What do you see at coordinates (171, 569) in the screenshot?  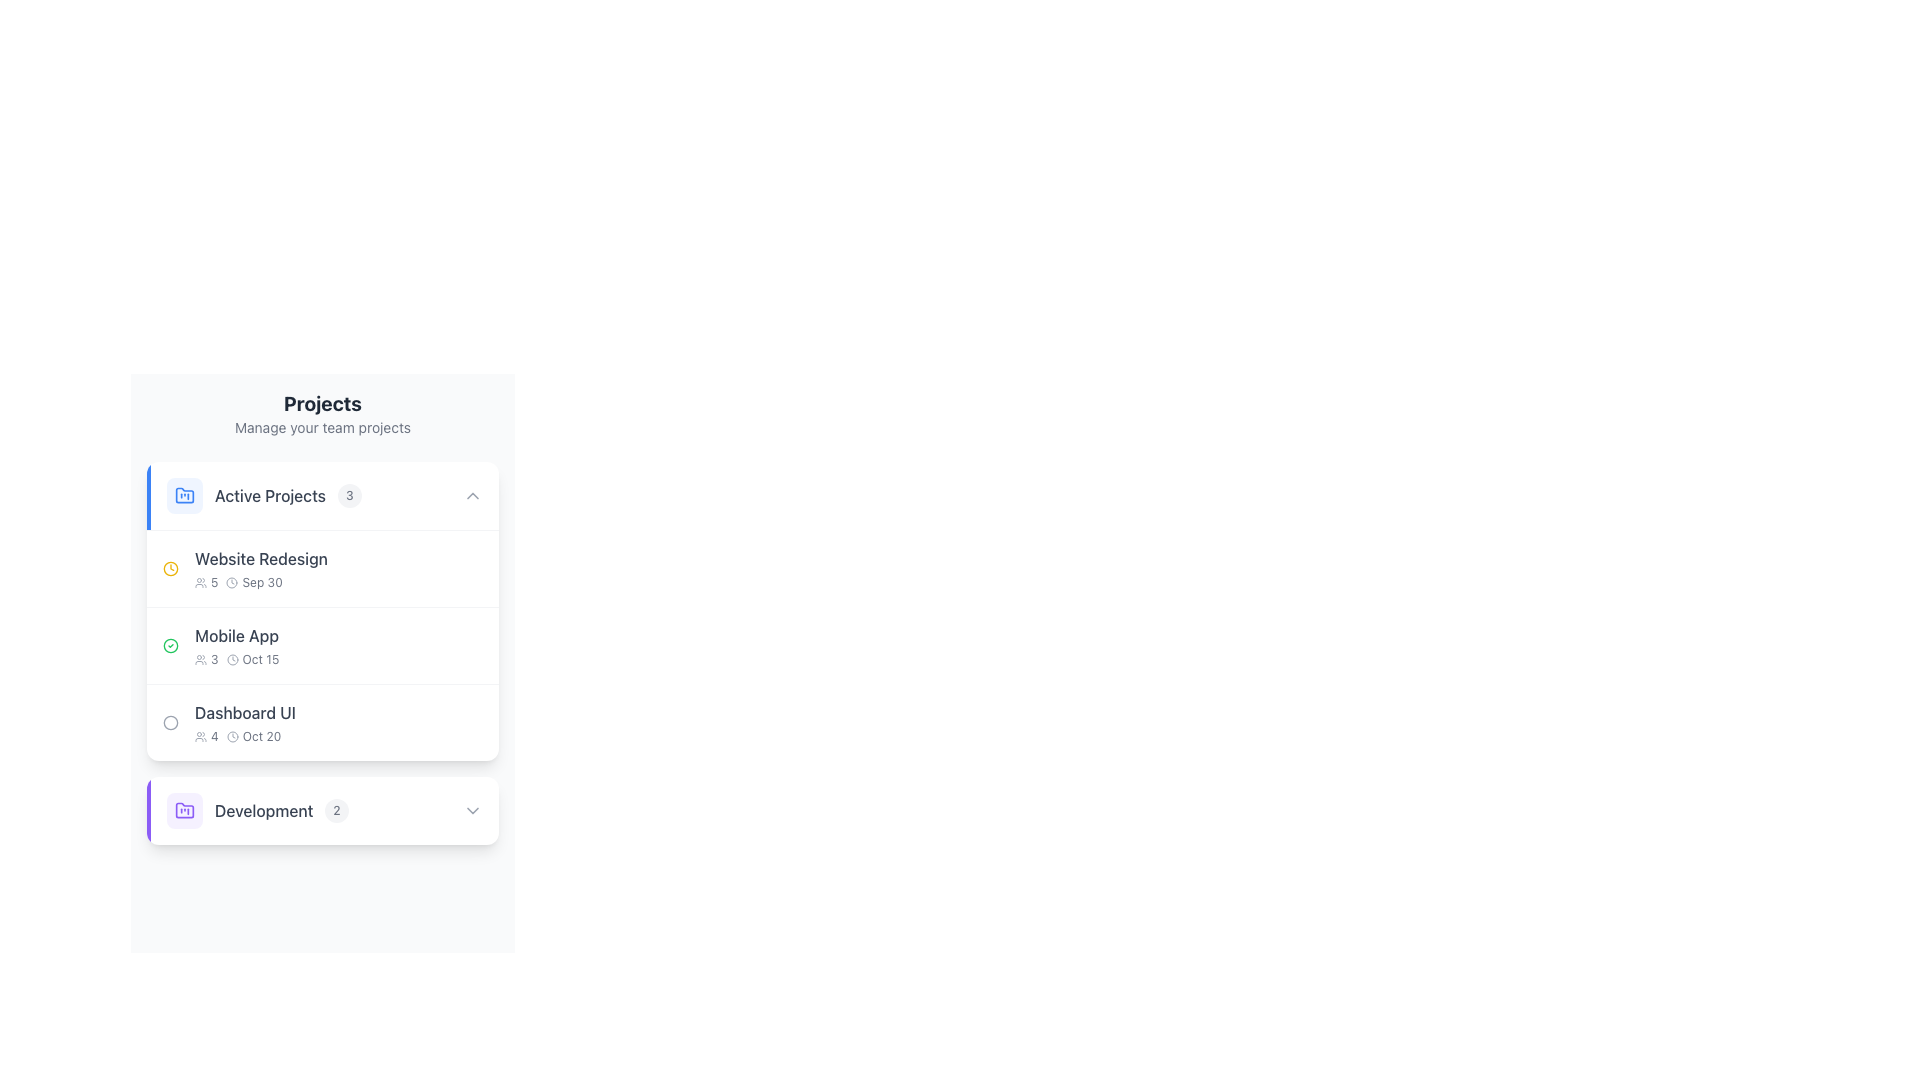 I see `the small yellow clock icon located to the left of the date text 'Sep 30' within the active project item labeled 'Website Redesign'` at bounding box center [171, 569].